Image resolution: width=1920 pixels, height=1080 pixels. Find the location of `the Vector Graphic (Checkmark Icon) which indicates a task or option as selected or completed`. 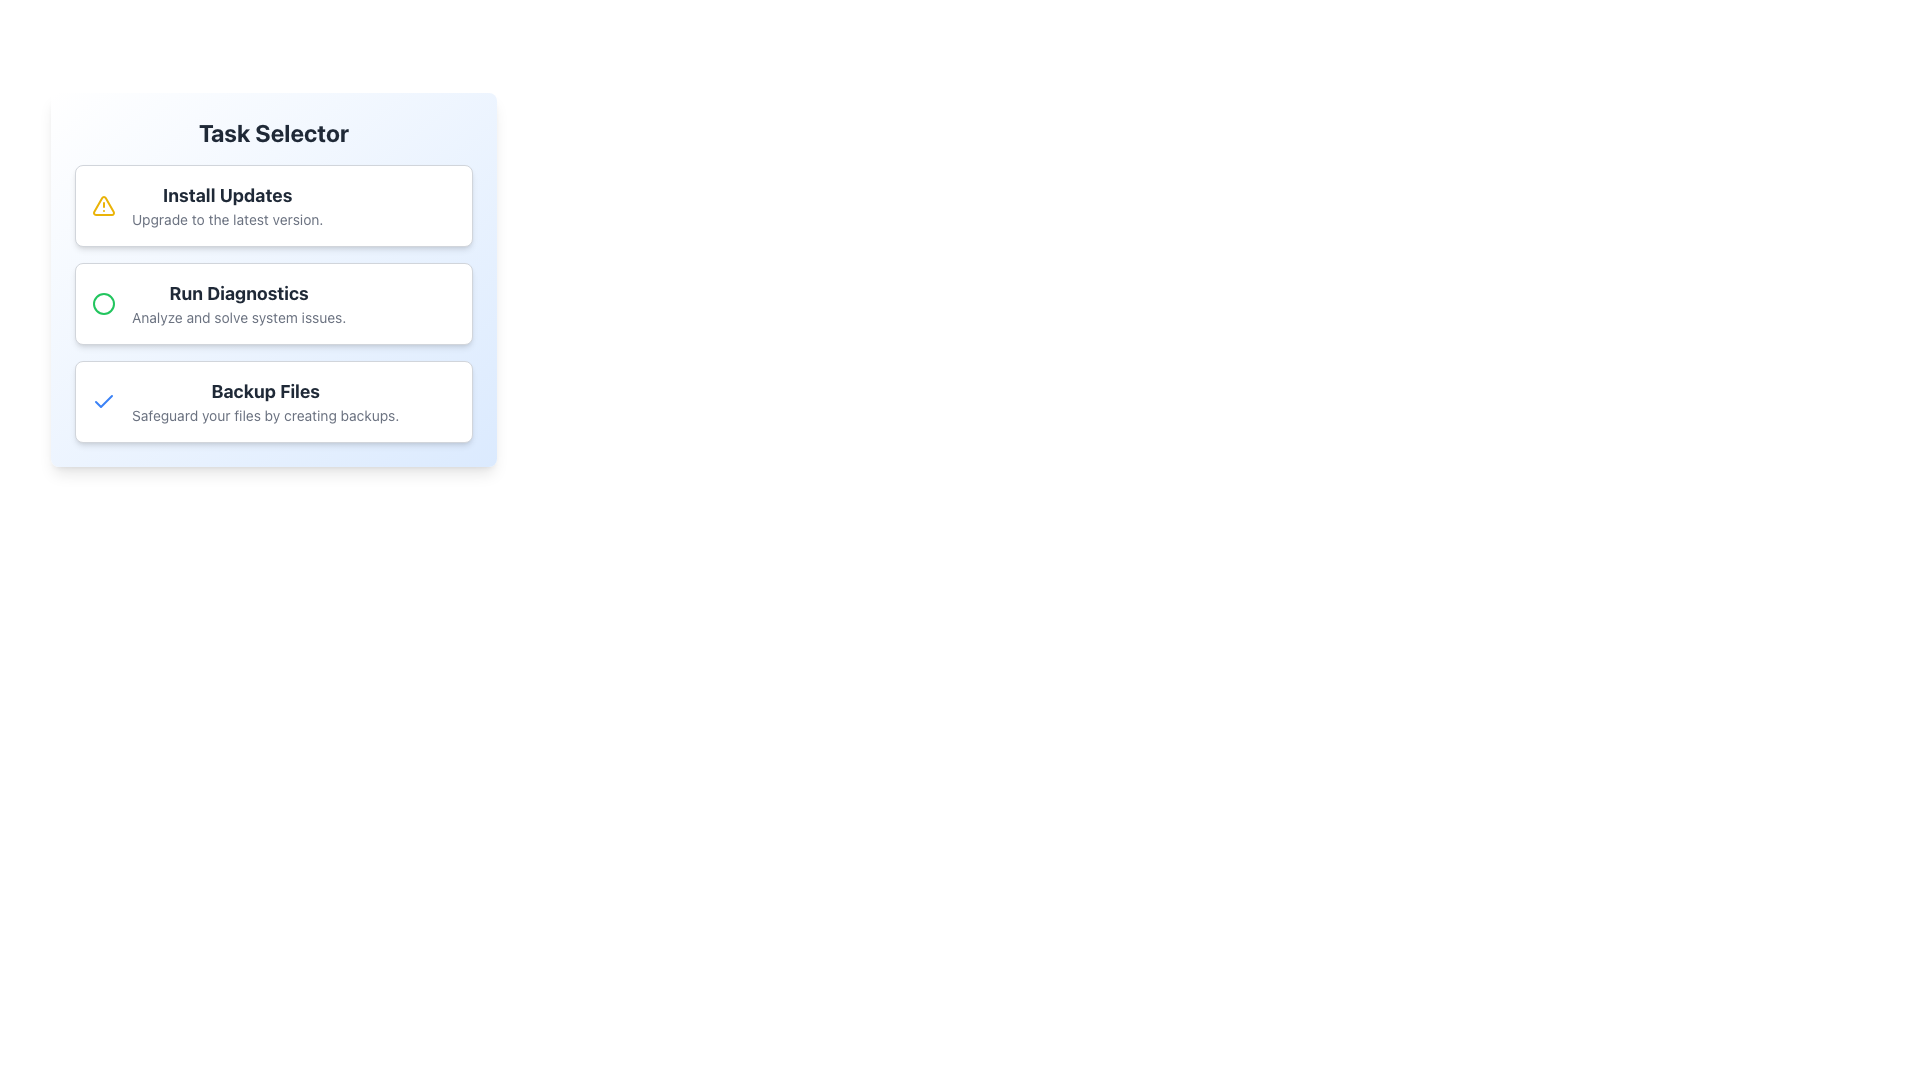

the Vector Graphic (Checkmark Icon) which indicates a task or option as selected or completed is located at coordinates (103, 401).